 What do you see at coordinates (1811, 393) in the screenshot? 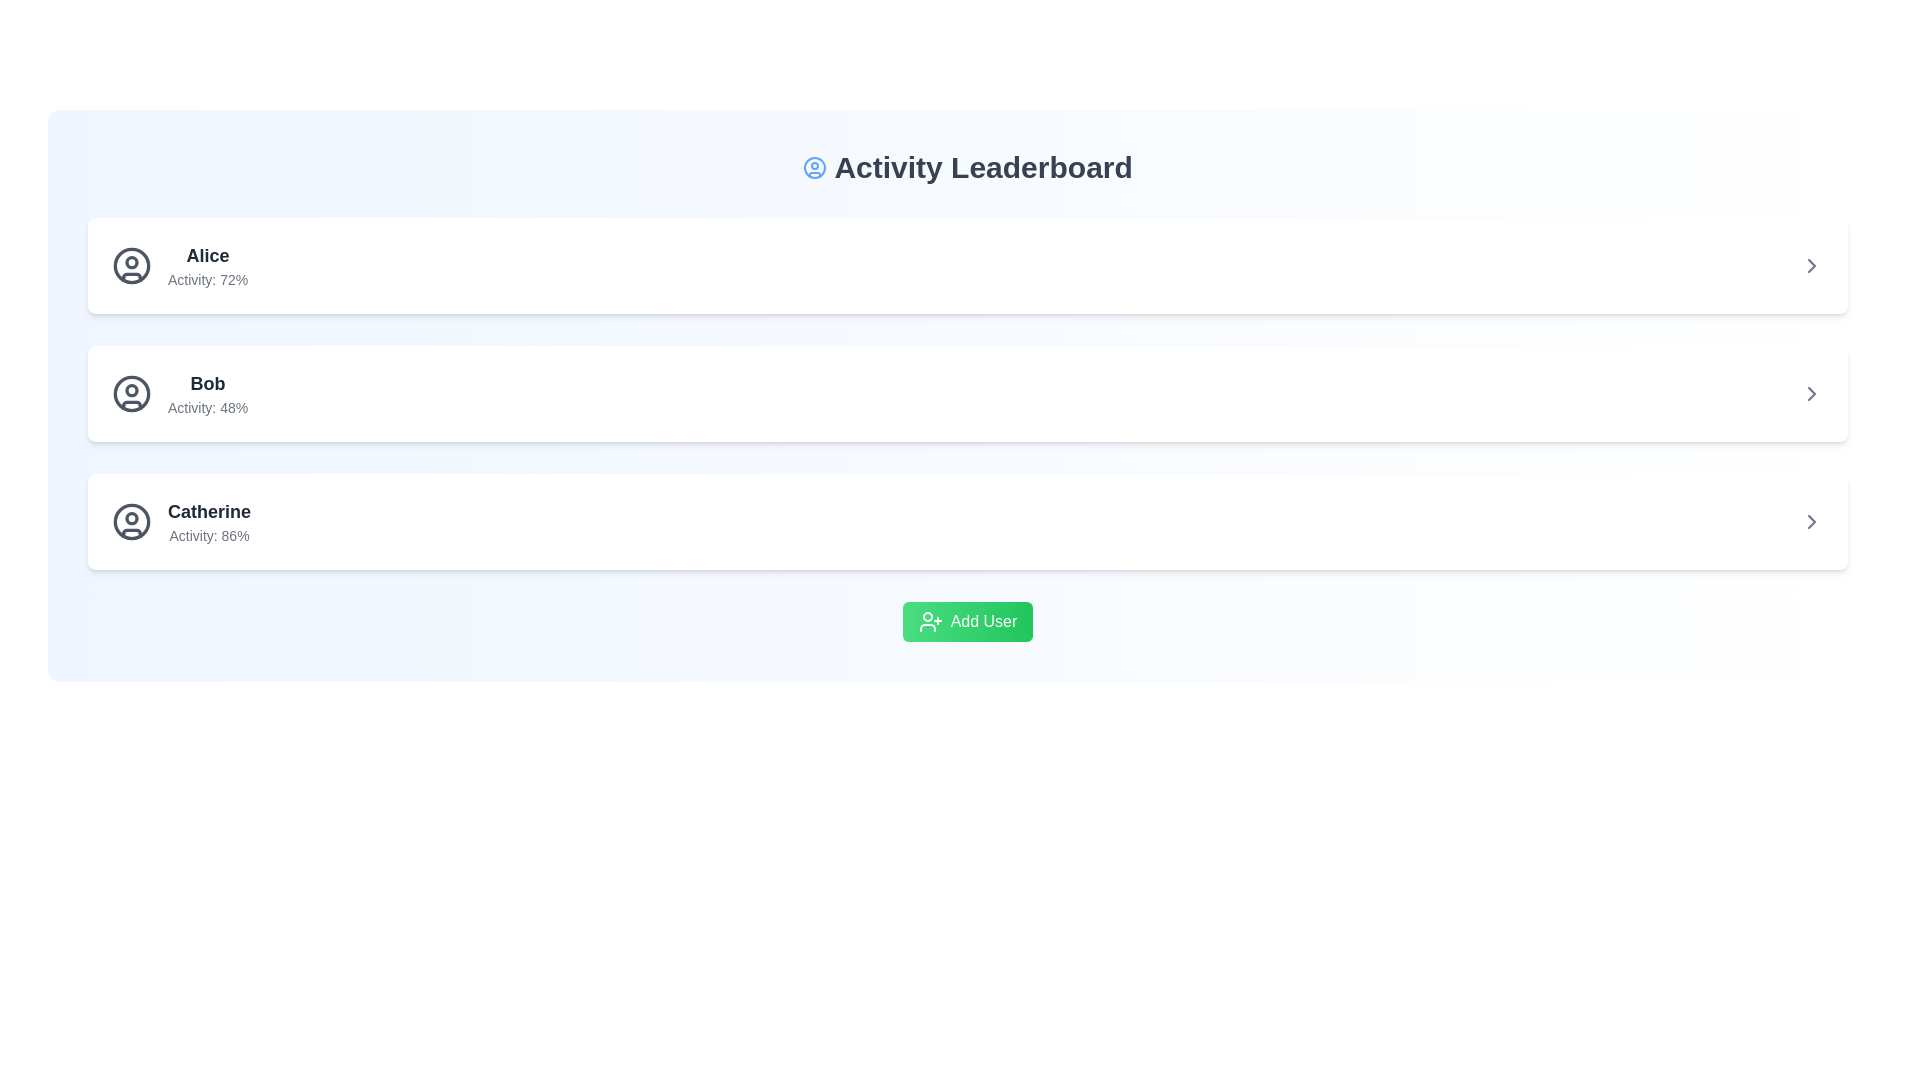
I see `the button styled as an icon located at the far right of the second user row labeled with 'Bob' and 'Activity: 48%'` at bounding box center [1811, 393].